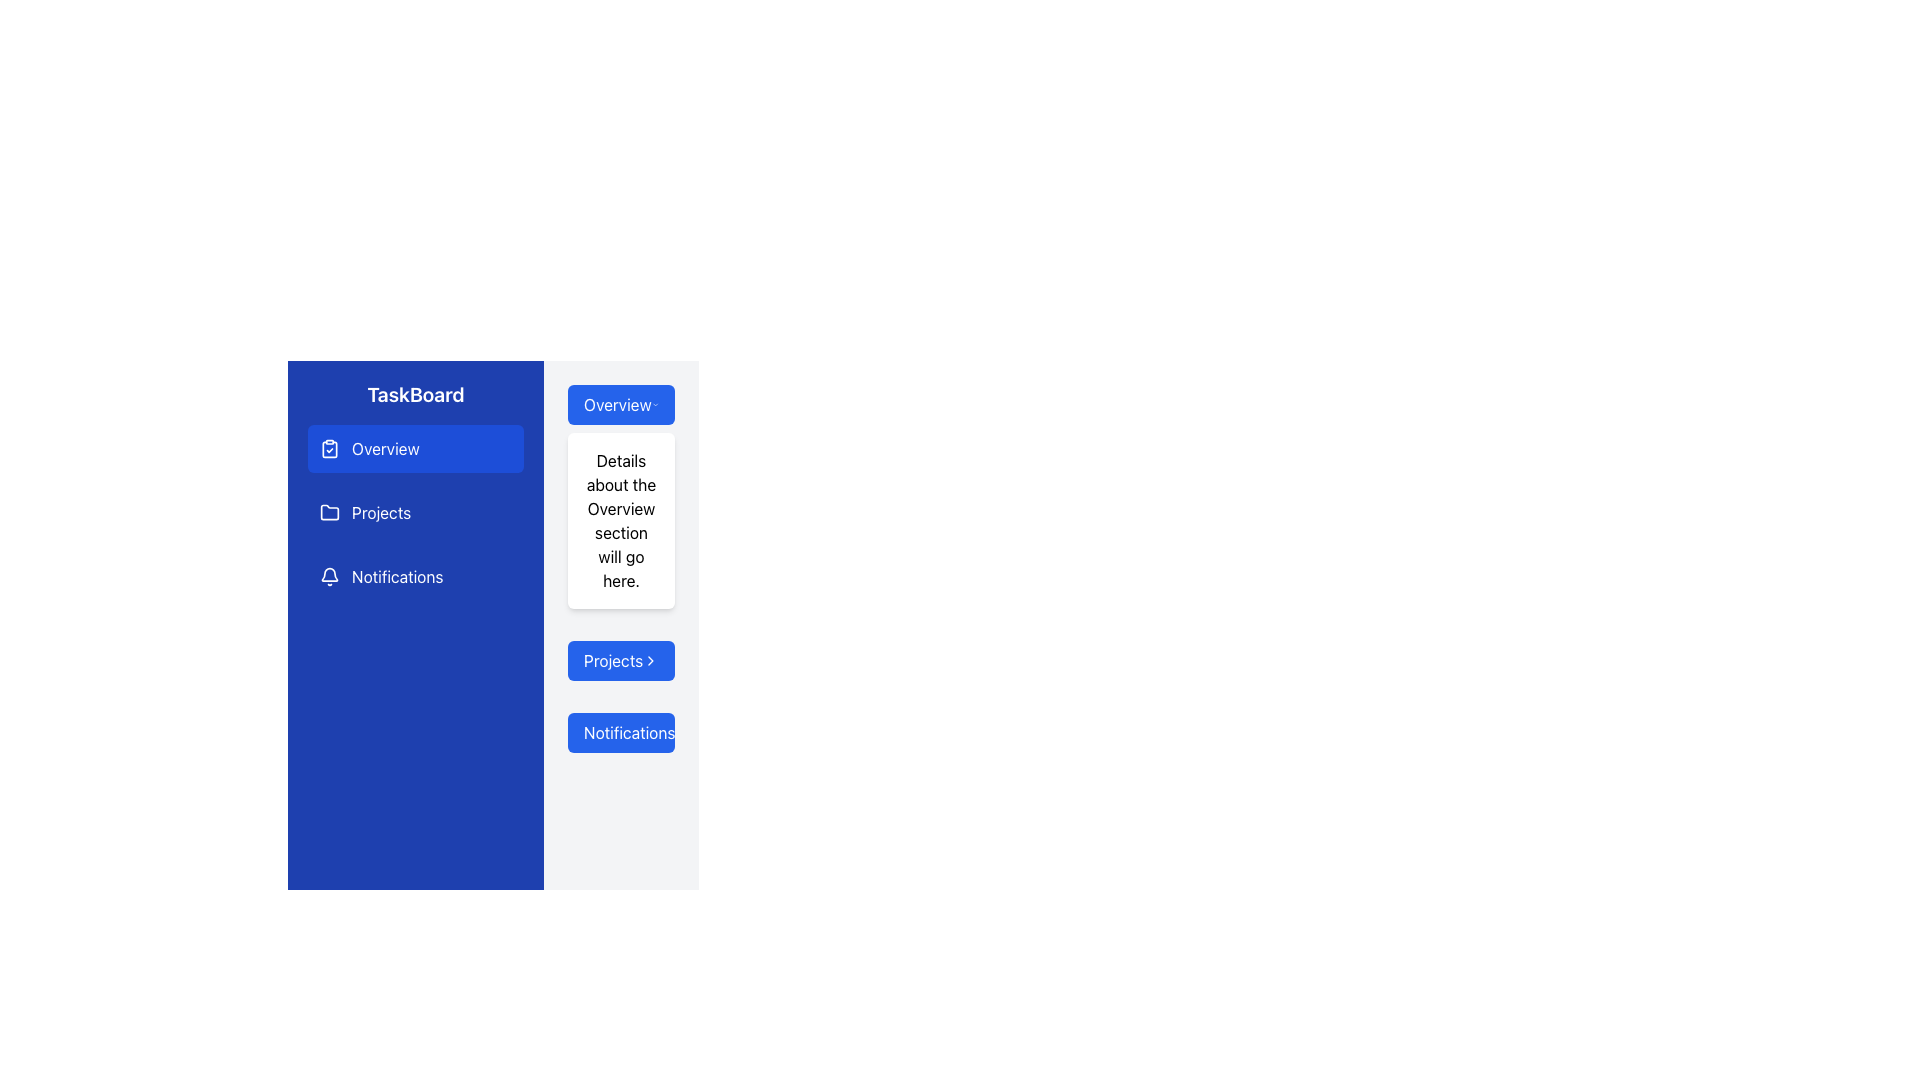  What do you see at coordinates (620, 519) in the screenshot?
I see `the Text Display Box that displays detailed content about the 'Overview' section, located in the center-right section of the interface, below the 'Overview' header button and above the 'Projects' button` at bounding box center [620, 519].